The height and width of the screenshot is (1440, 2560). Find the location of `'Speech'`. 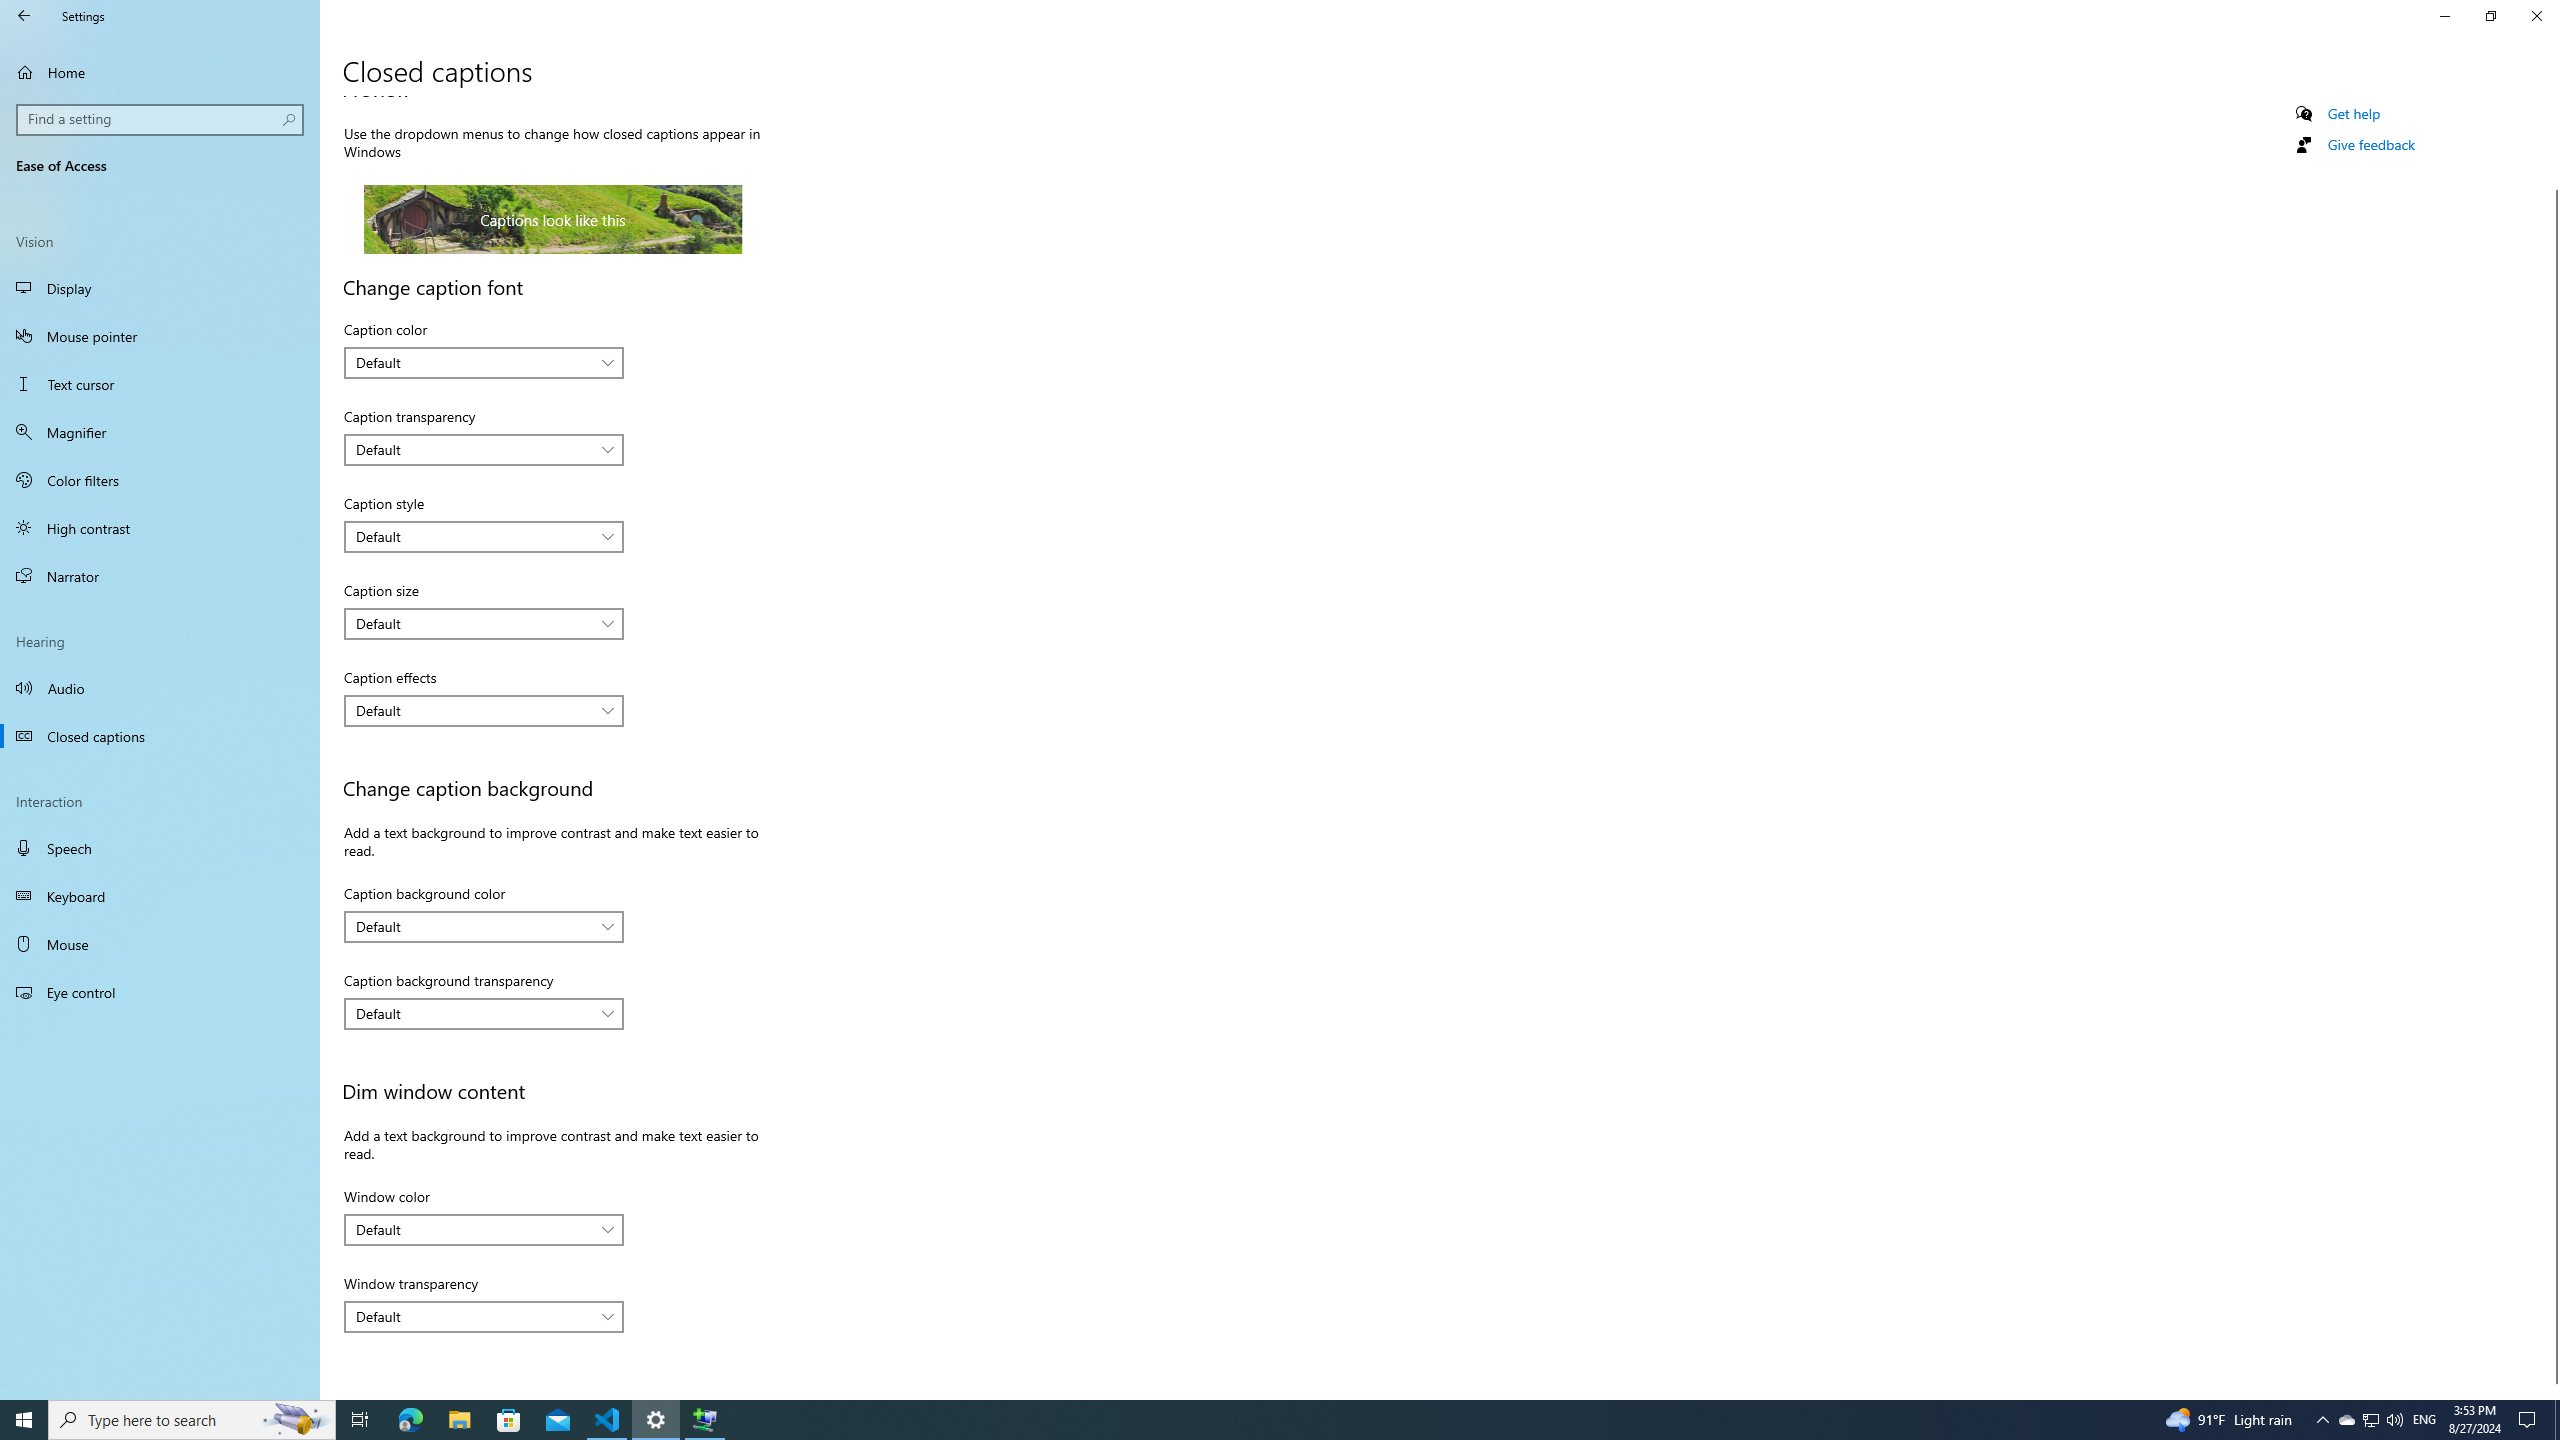

'Speech' is located at coordinates (159, 847).